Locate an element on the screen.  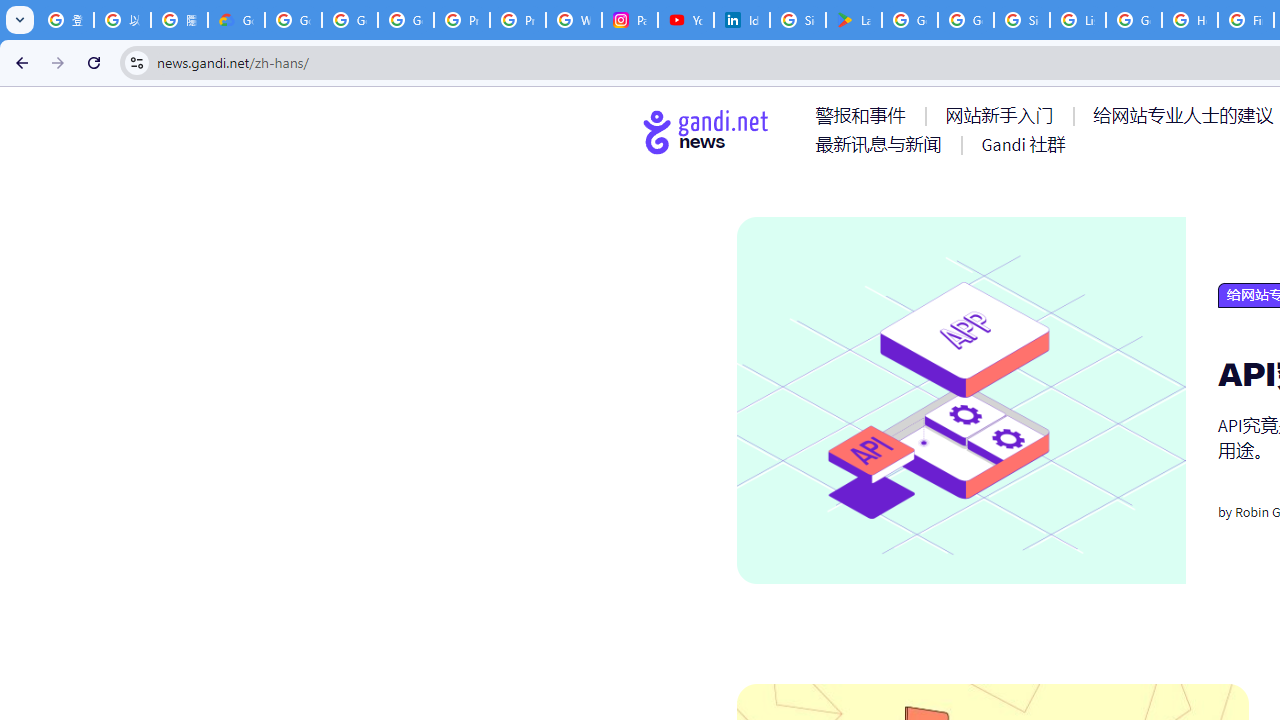
'Go to home' is located at coordinates (706, 131).